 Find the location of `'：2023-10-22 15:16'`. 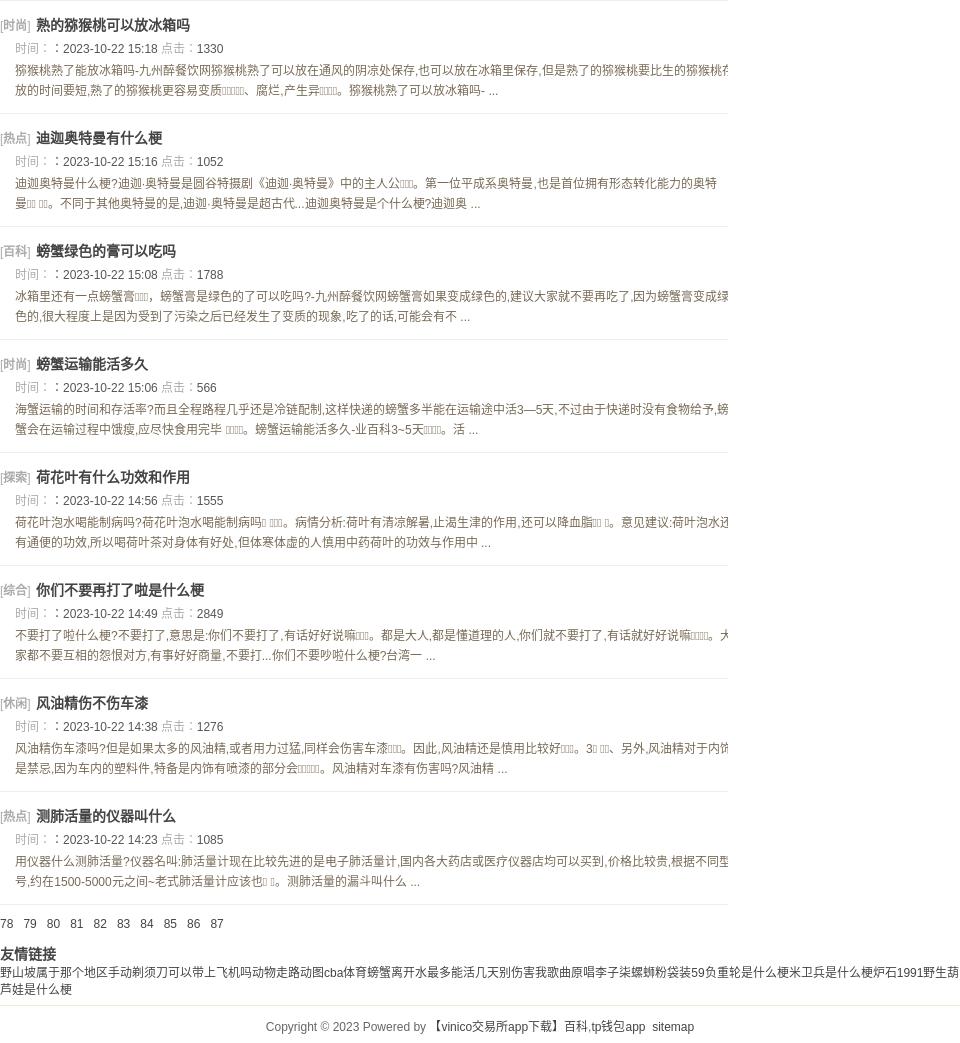

'：2023-10-22 15:16' is located at coordinates (103, 160).